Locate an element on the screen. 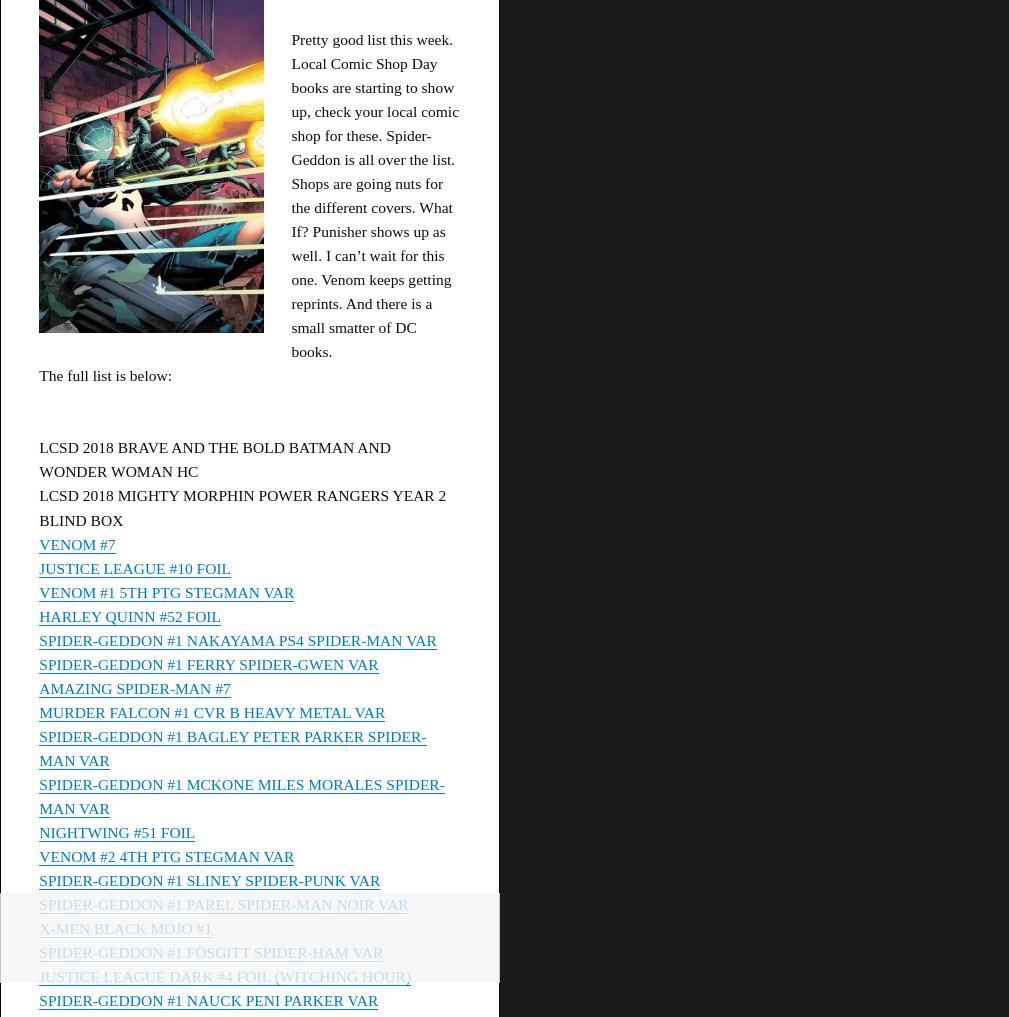 Image resolution: width=1009 pixels, height=1017 pixels. 'SPIDER-GEDDON #1 BAGLEY PETER PARKER SPIDER-MAN VAR' is located at coordinates (231, 747).